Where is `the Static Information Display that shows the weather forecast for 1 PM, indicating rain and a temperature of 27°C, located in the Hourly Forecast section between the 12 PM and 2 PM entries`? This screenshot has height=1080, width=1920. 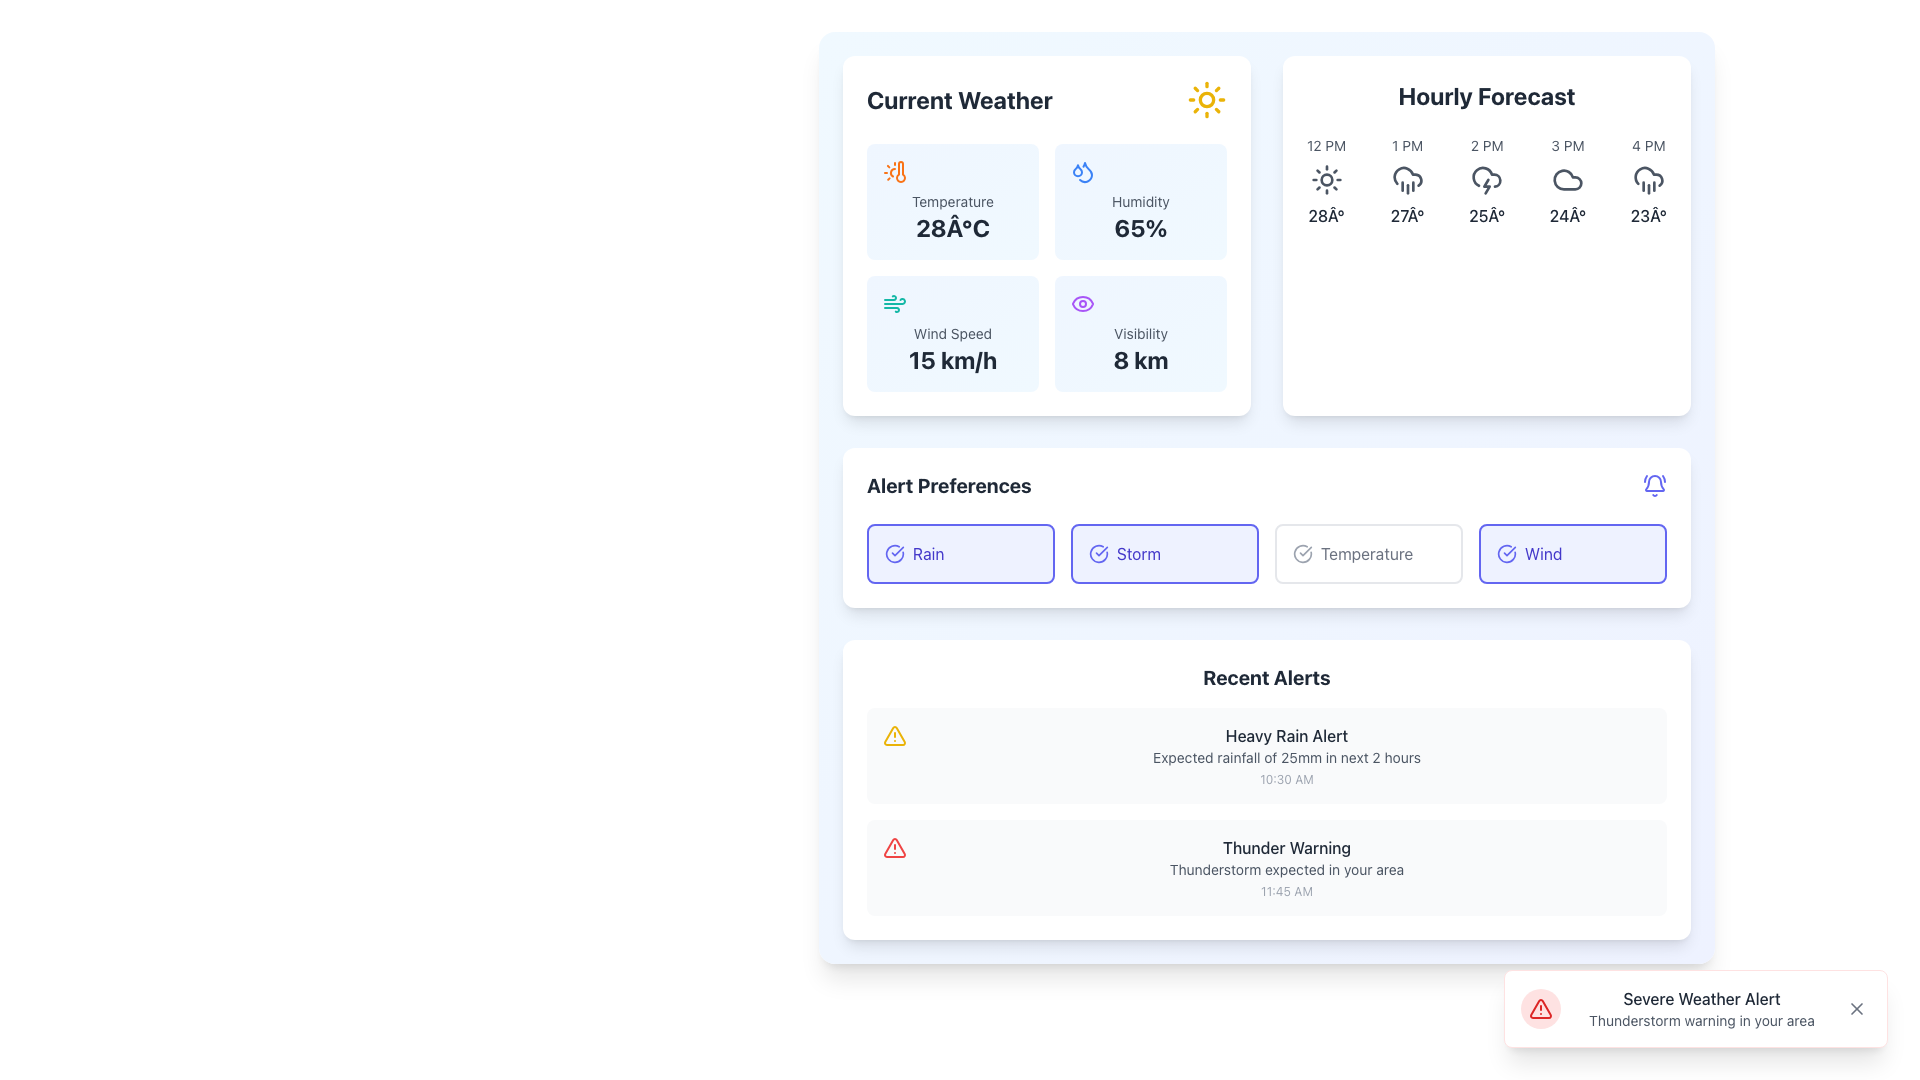
the Static Information Display that shows the weather forecast for 1 PM, indicating rain and a temperature of 27°C, located in the Hourly Forecast section between the 12 PM and 2 PM entries is located at coordinates (1406, 181).